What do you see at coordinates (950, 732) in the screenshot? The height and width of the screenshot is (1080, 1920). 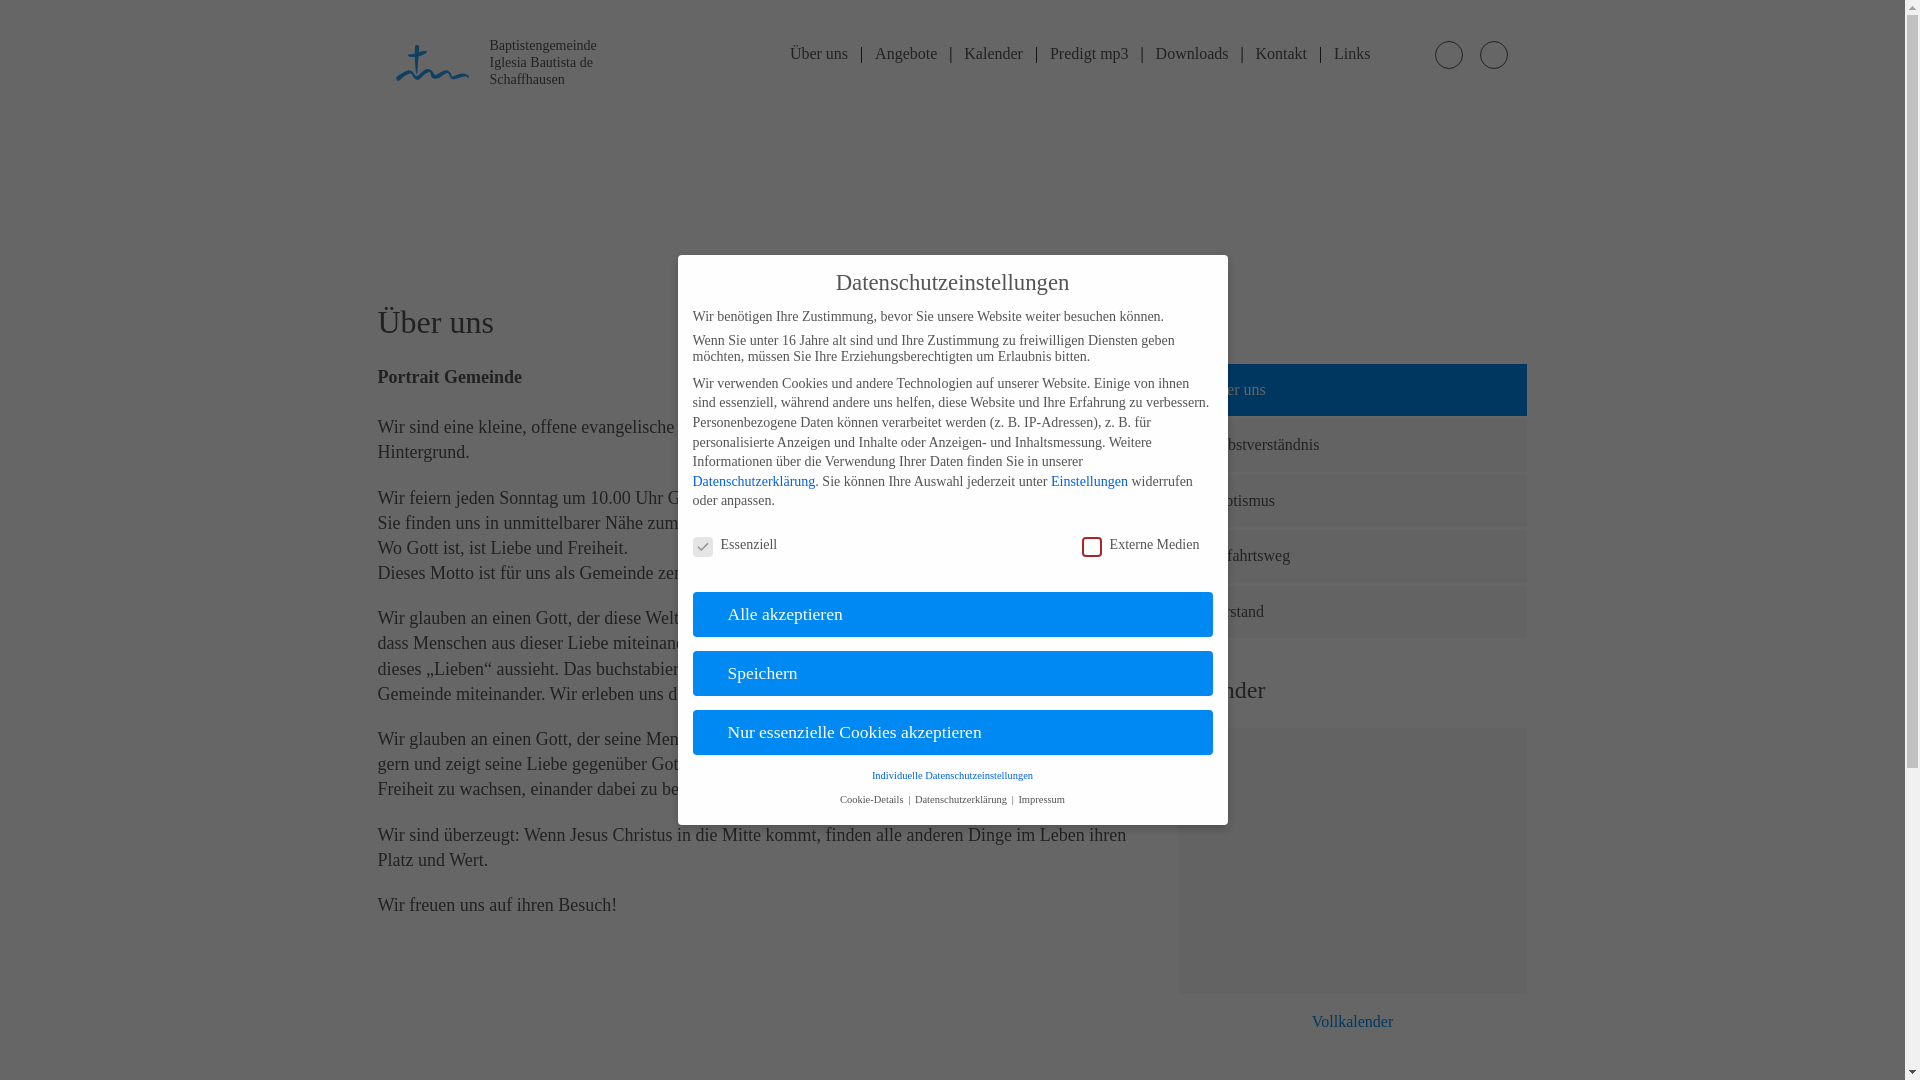 I see `'Nur essenzielle Cookies akzeptieren'` at bounding box center [950, 732].